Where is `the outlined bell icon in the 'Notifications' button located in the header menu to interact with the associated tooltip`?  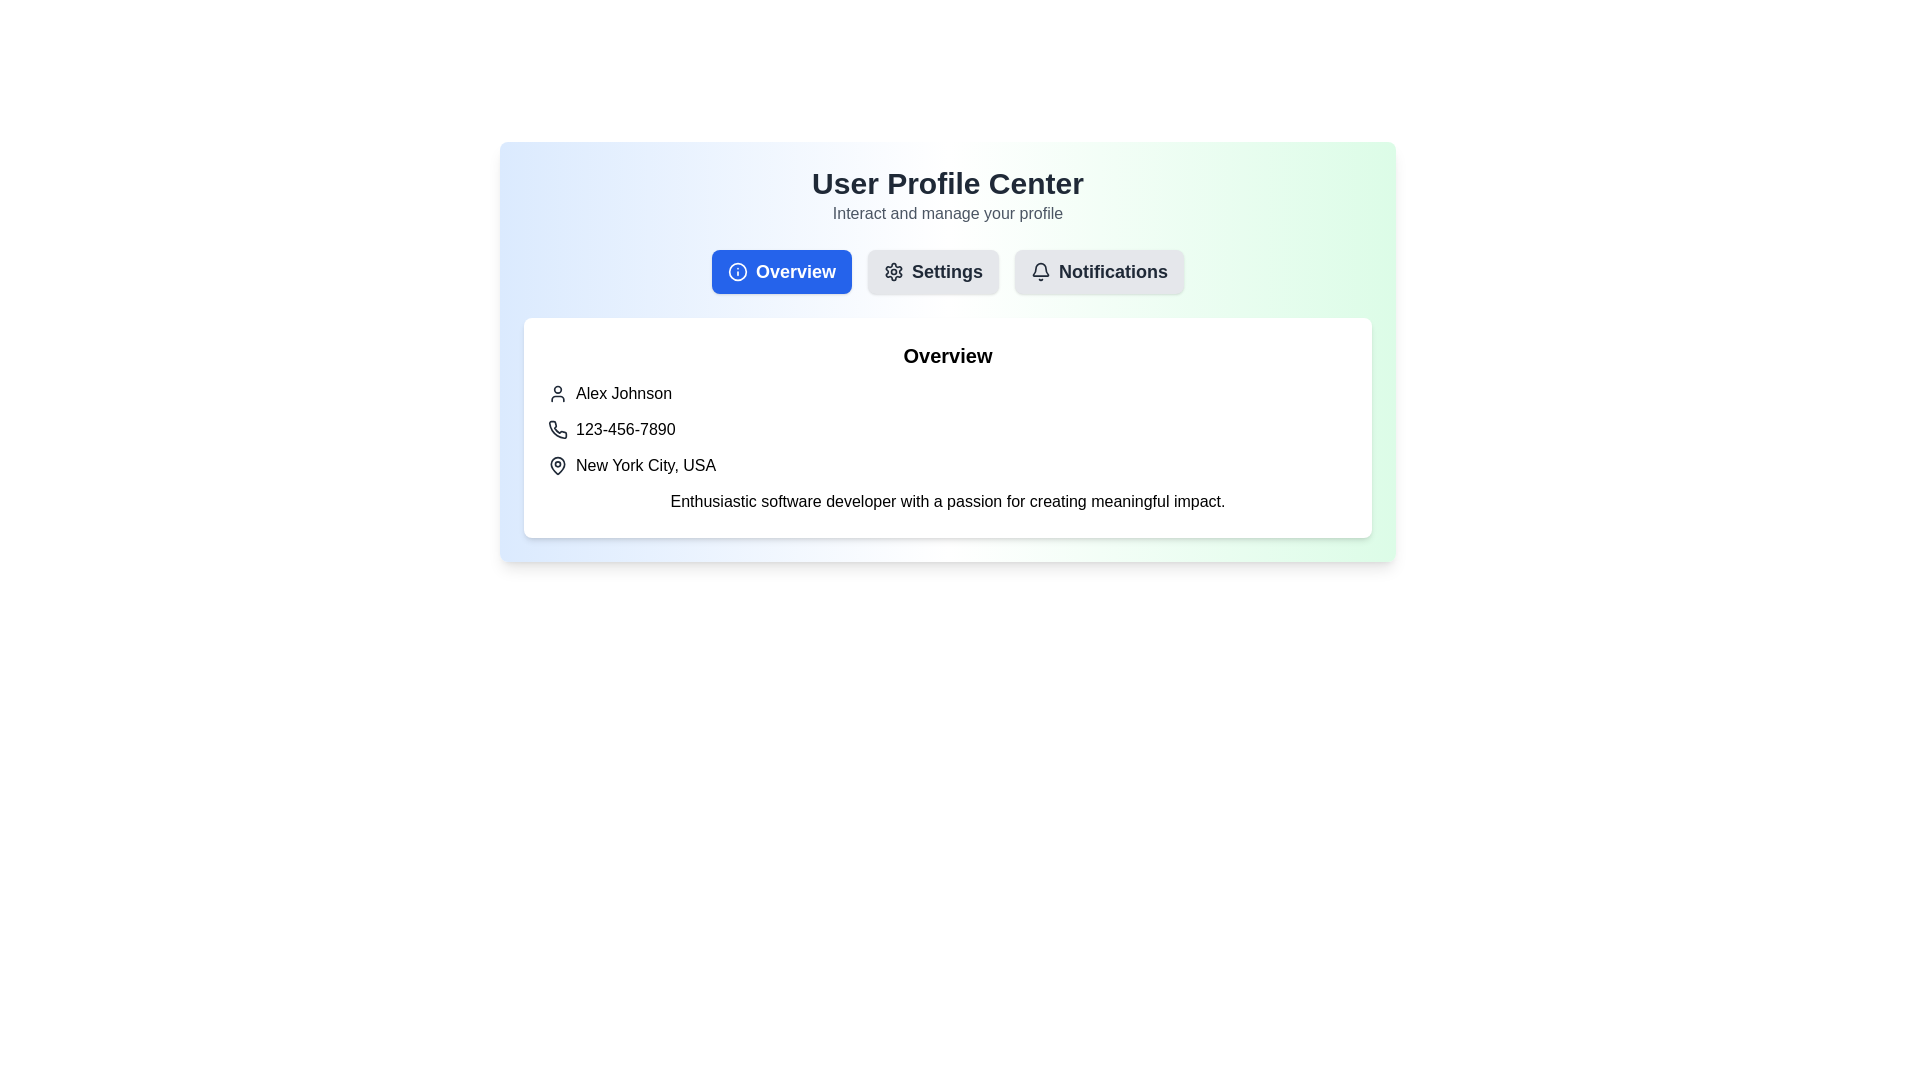 the outlined bell icon in the 'Notifications' button located in the header menu to interact with the associated tooltip is located at coordinates (1040, 272).